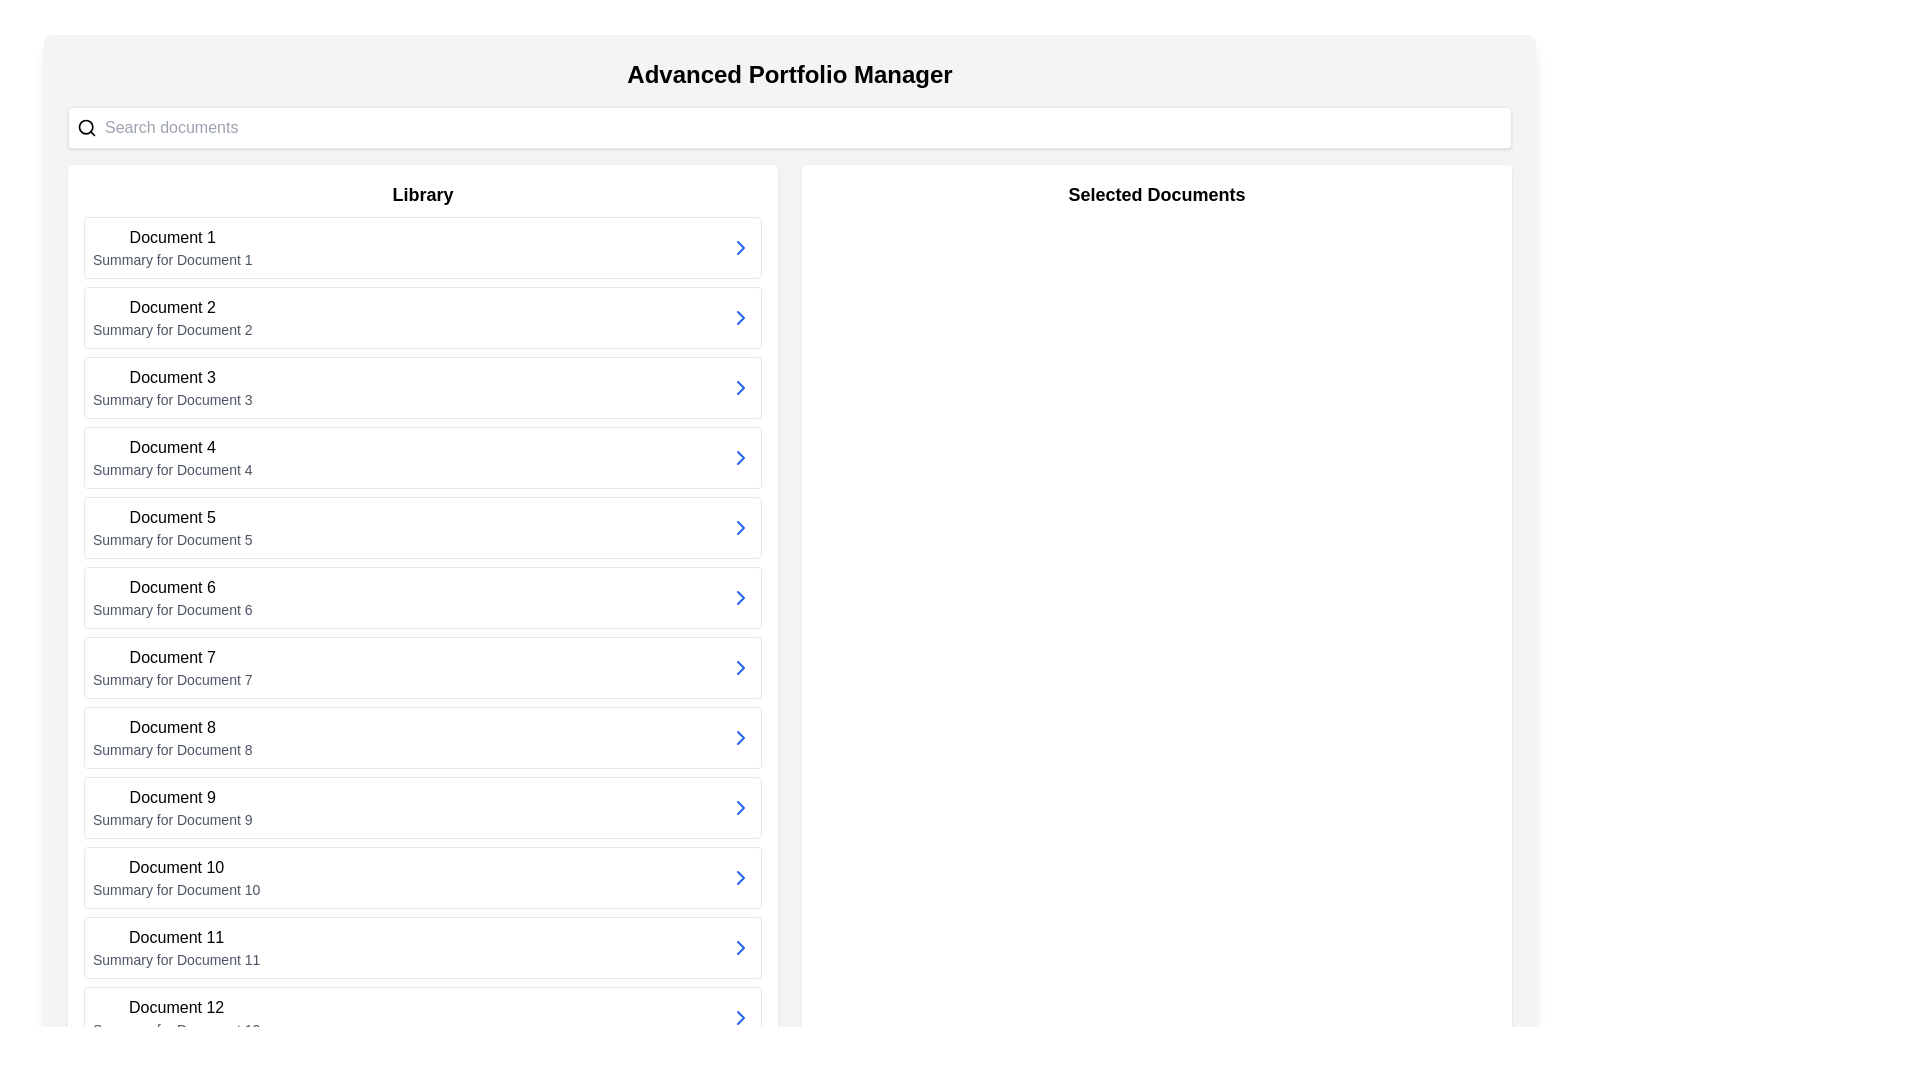  Describe the element at coordinates (176, 1007) in the screenshot. I see `the text label displaying 'Document 12', which is the main title of the 12th list item in the left-side library section of the interface` at that location.